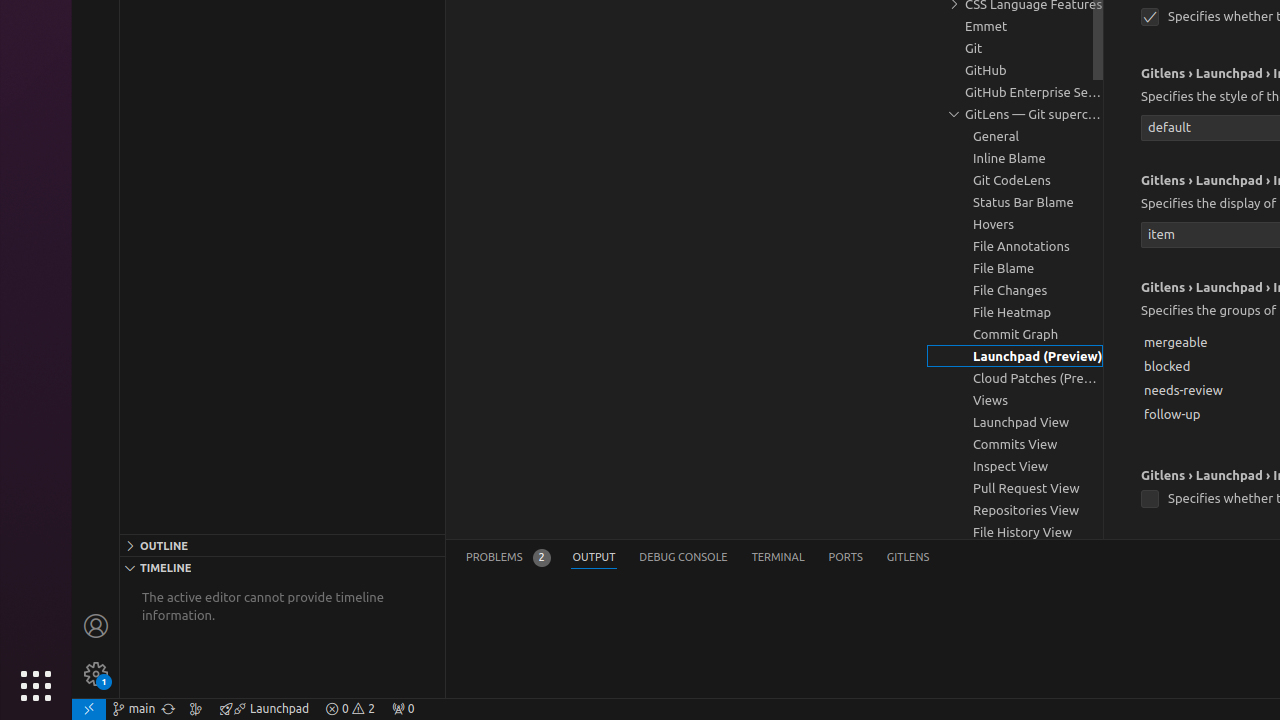  I want to click on 'Timeline Section', so click(281, 567).